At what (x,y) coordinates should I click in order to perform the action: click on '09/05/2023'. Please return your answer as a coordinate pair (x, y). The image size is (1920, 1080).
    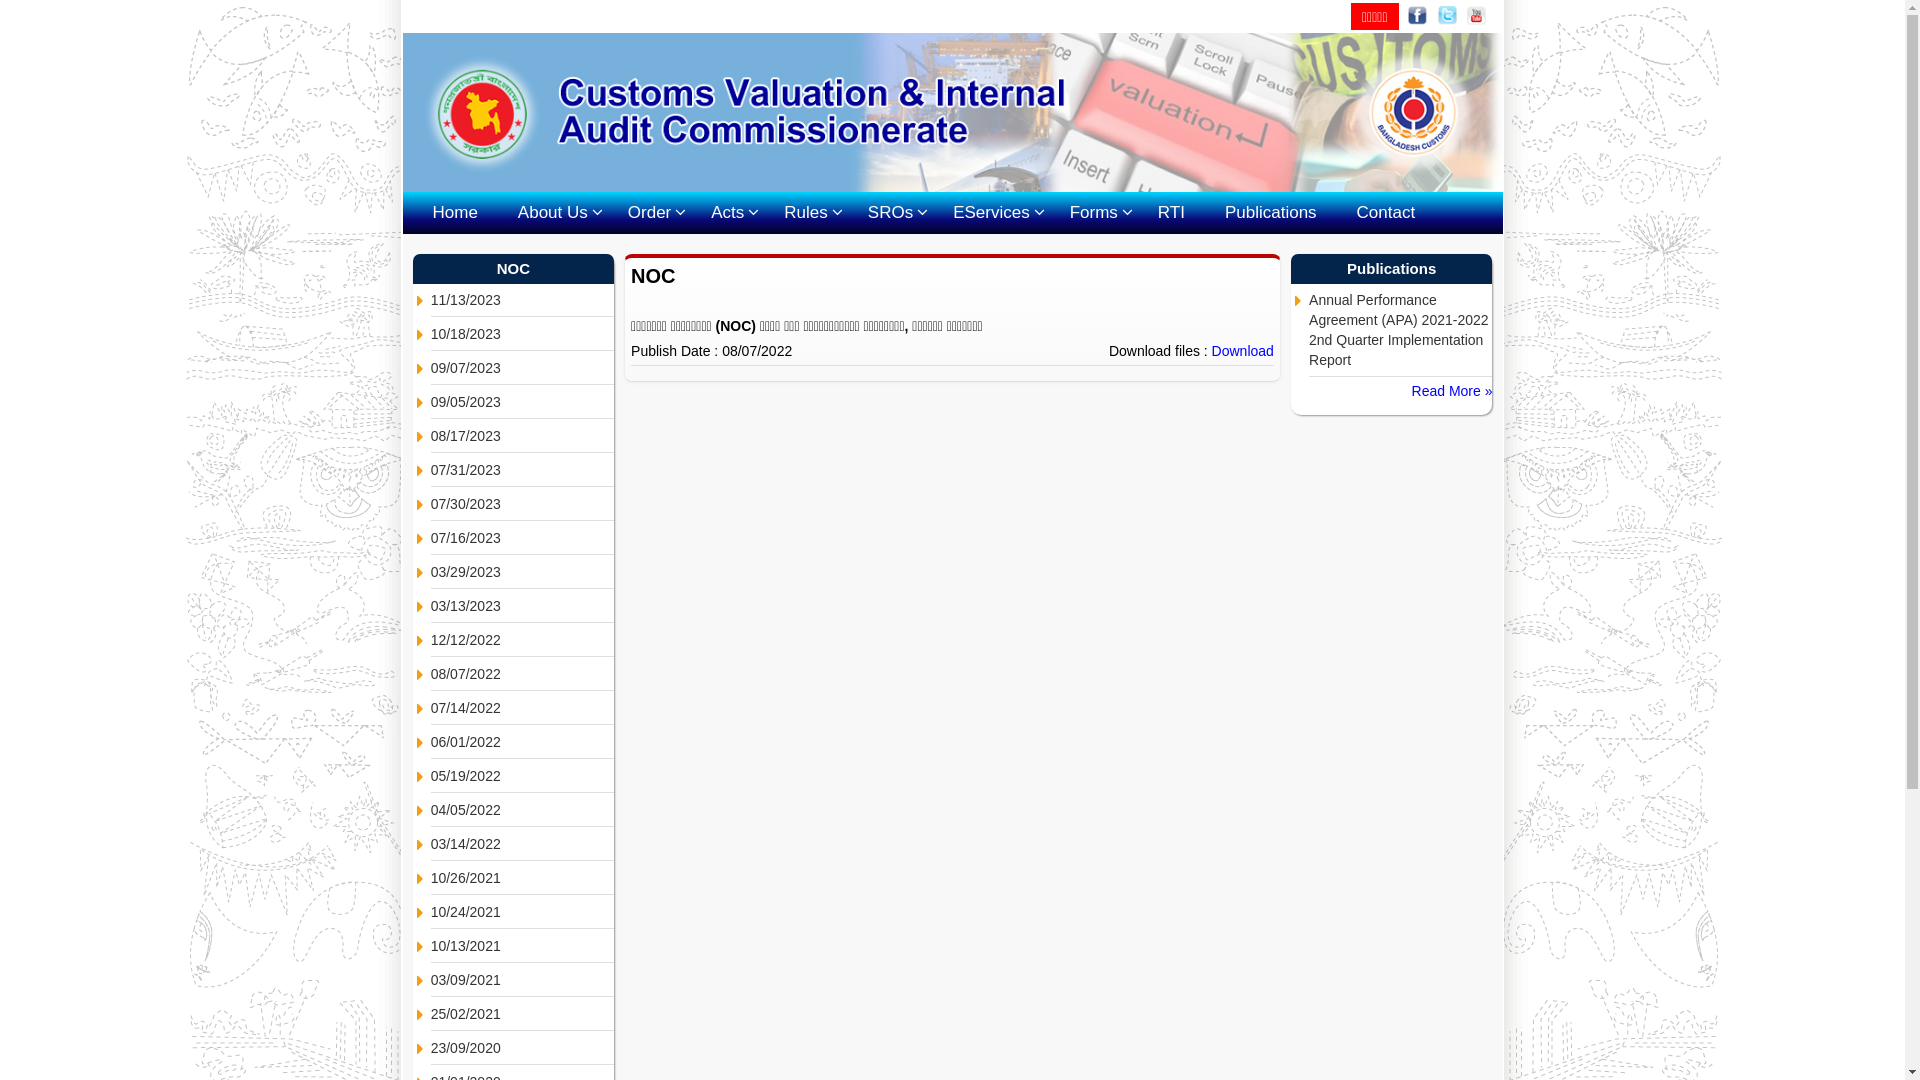
    Looking at the image, I should click on (522, 402).